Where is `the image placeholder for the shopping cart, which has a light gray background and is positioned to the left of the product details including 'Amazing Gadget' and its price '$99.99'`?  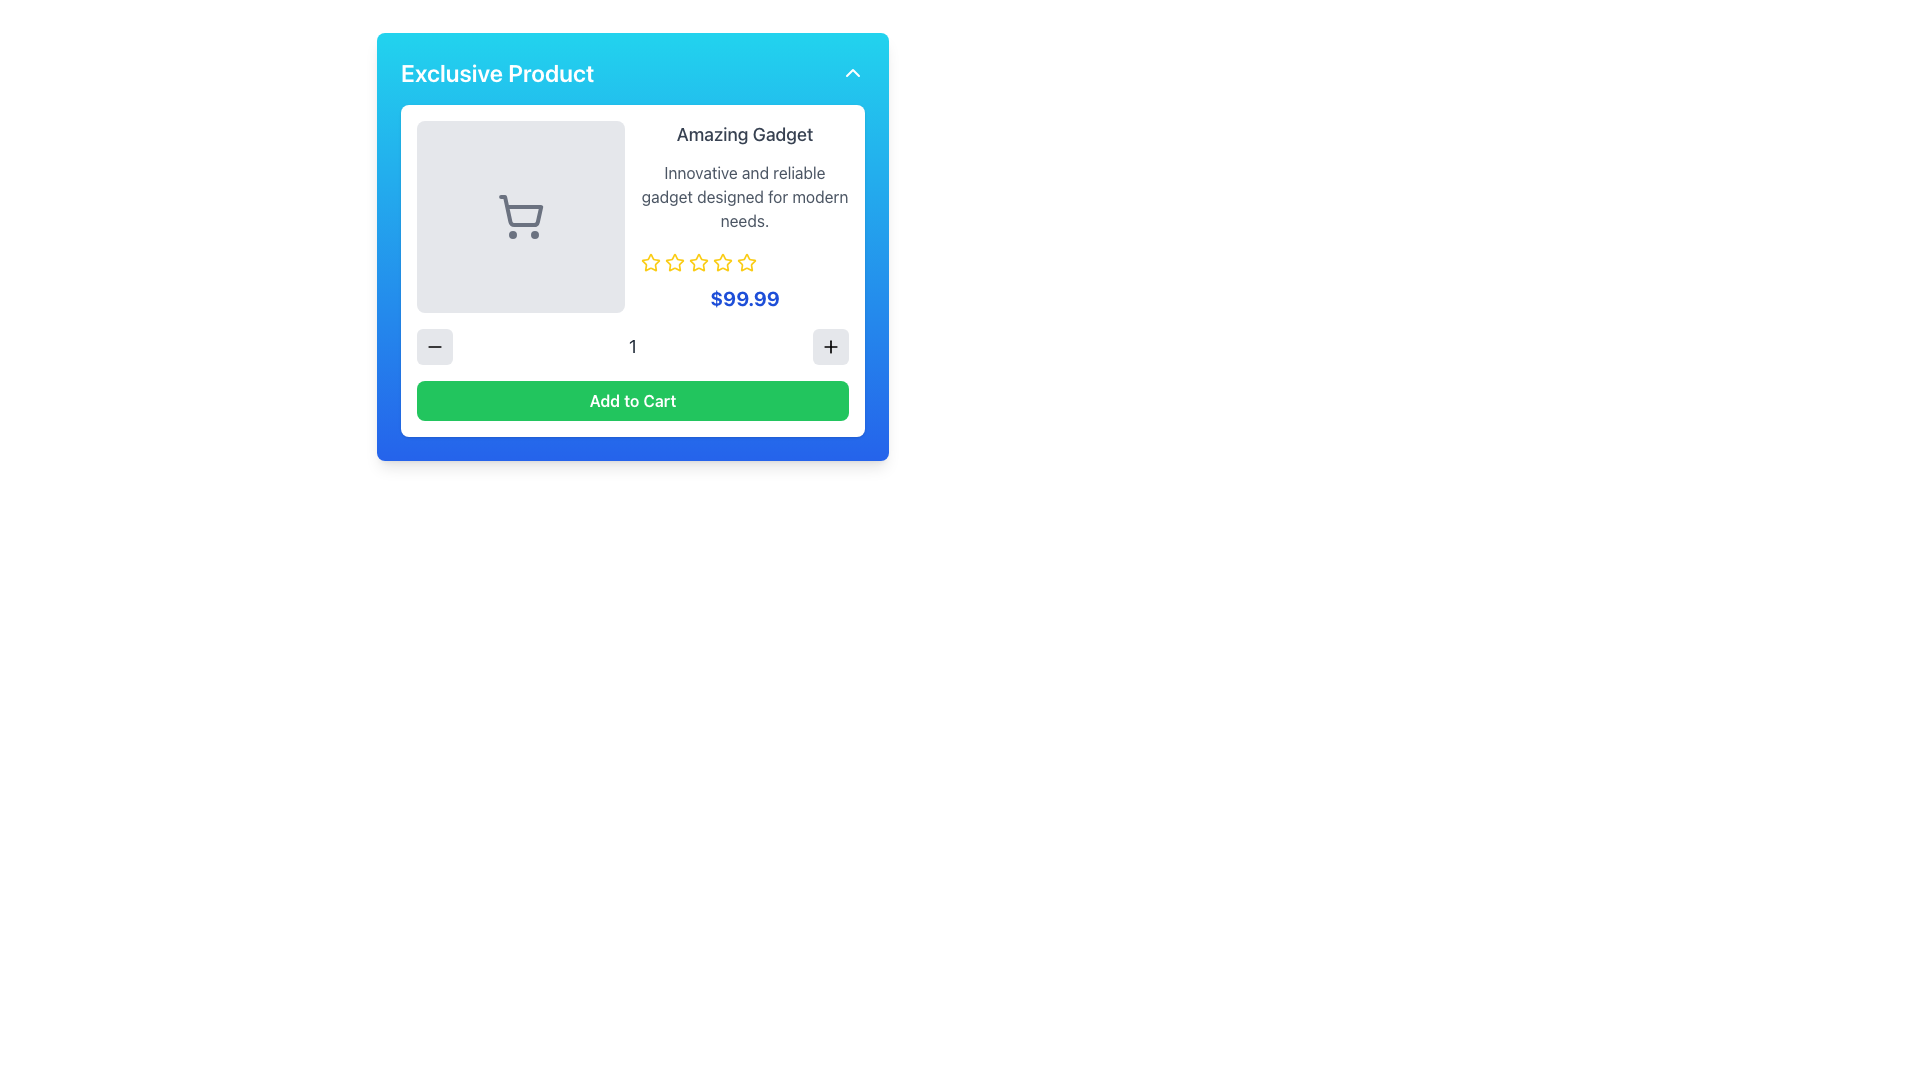 the image placeholder for the shopping cart, which has a light gray background and is positioned to the left of the product details including 'Amazing Gadget' and its price '$99.99' is located at coordinates (521, 216).